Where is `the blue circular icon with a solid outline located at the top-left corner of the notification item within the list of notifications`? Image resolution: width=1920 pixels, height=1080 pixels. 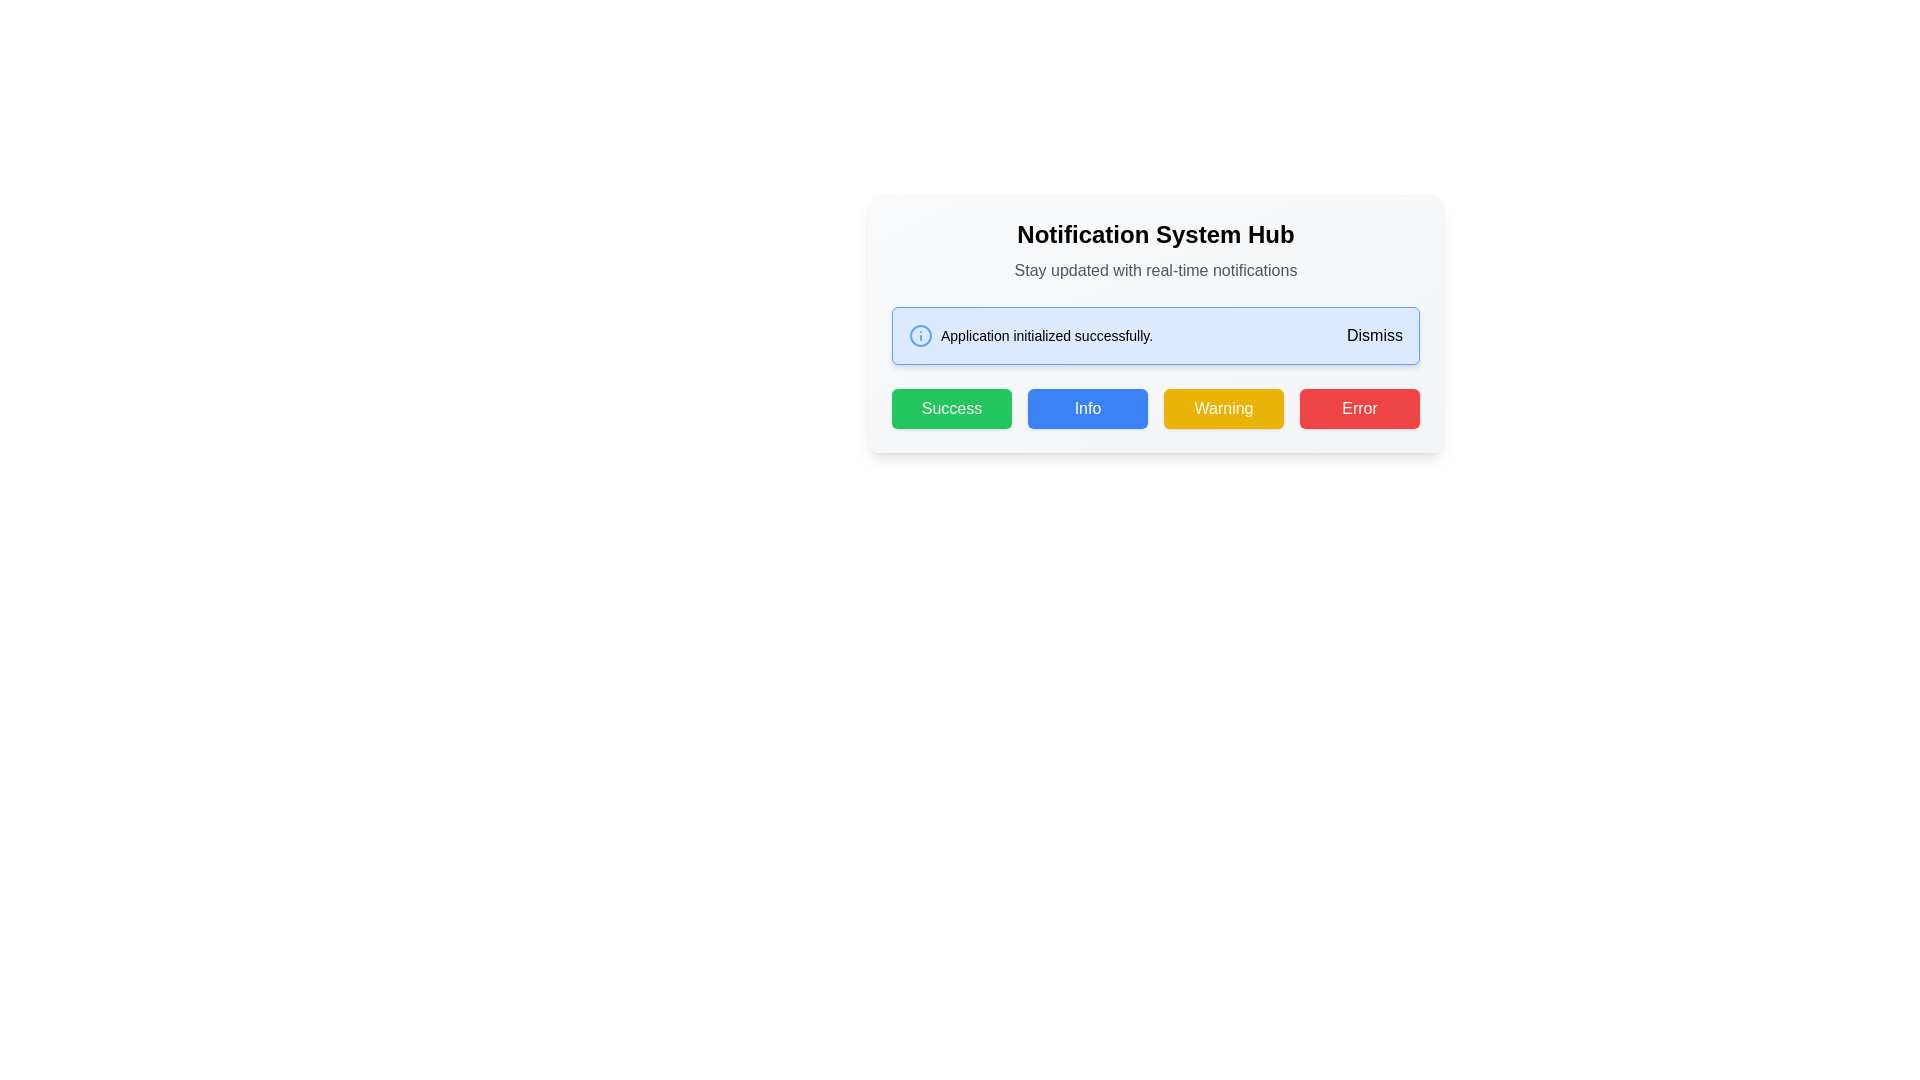 the blue circular icon with a solid outline located at the top-left corner of the notification item within the list of notifications is located at coordinates (920, 334).